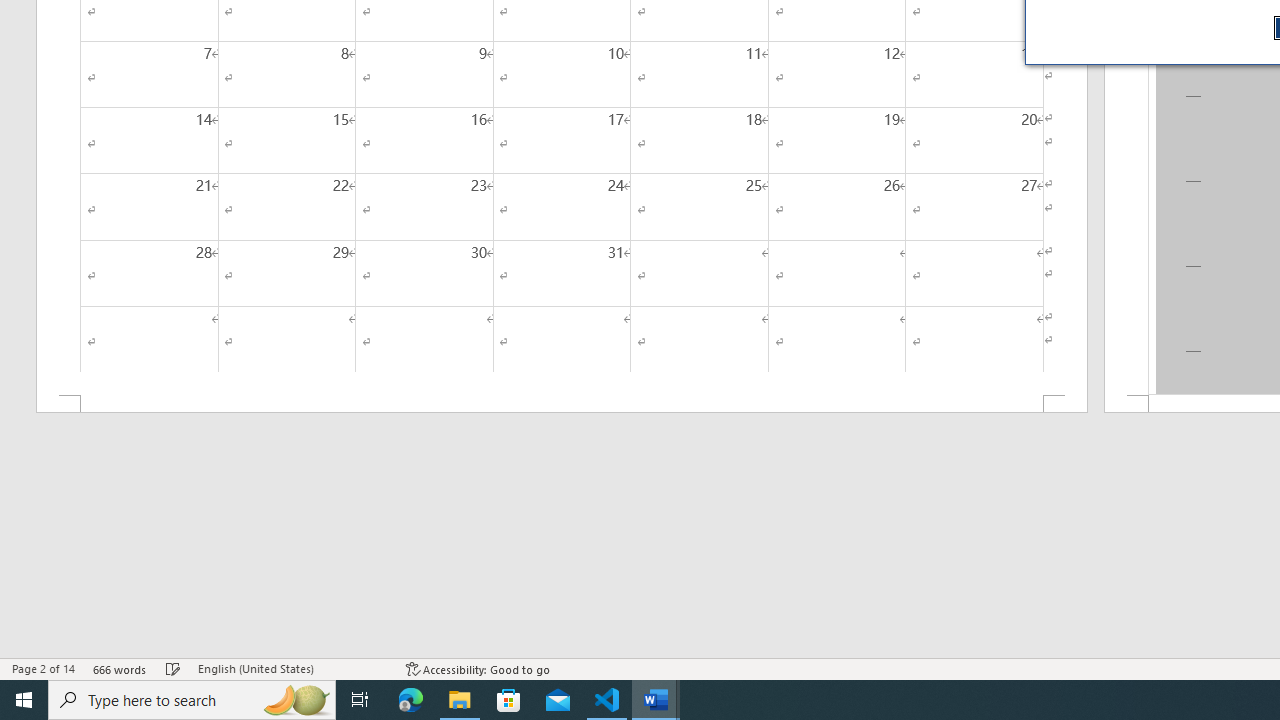 This screenshot has width=1280, height=720. What do you see at coordinates (656, 698) in the screenshot?
I see `'Word - 2 running windows'` at bounding box center [656, 698].